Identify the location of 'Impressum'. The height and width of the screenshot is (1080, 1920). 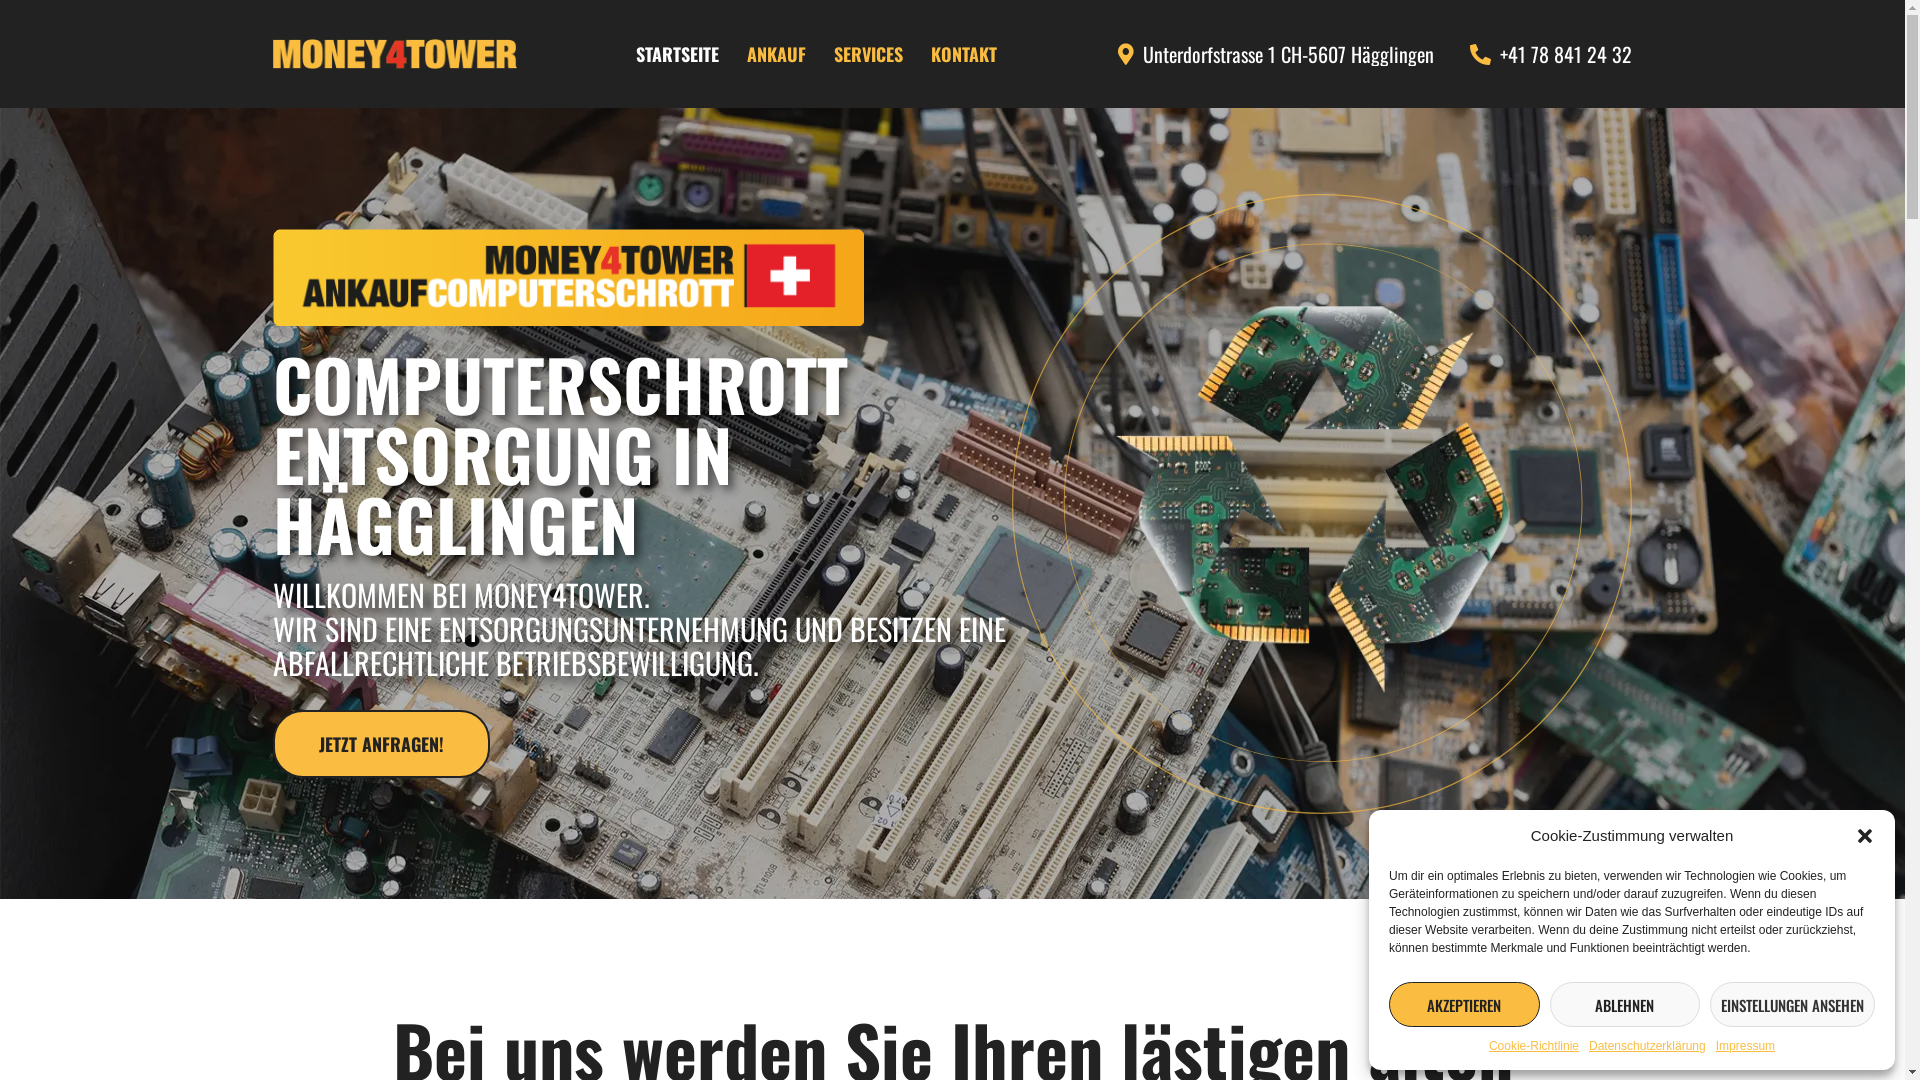
(1744, 1044).